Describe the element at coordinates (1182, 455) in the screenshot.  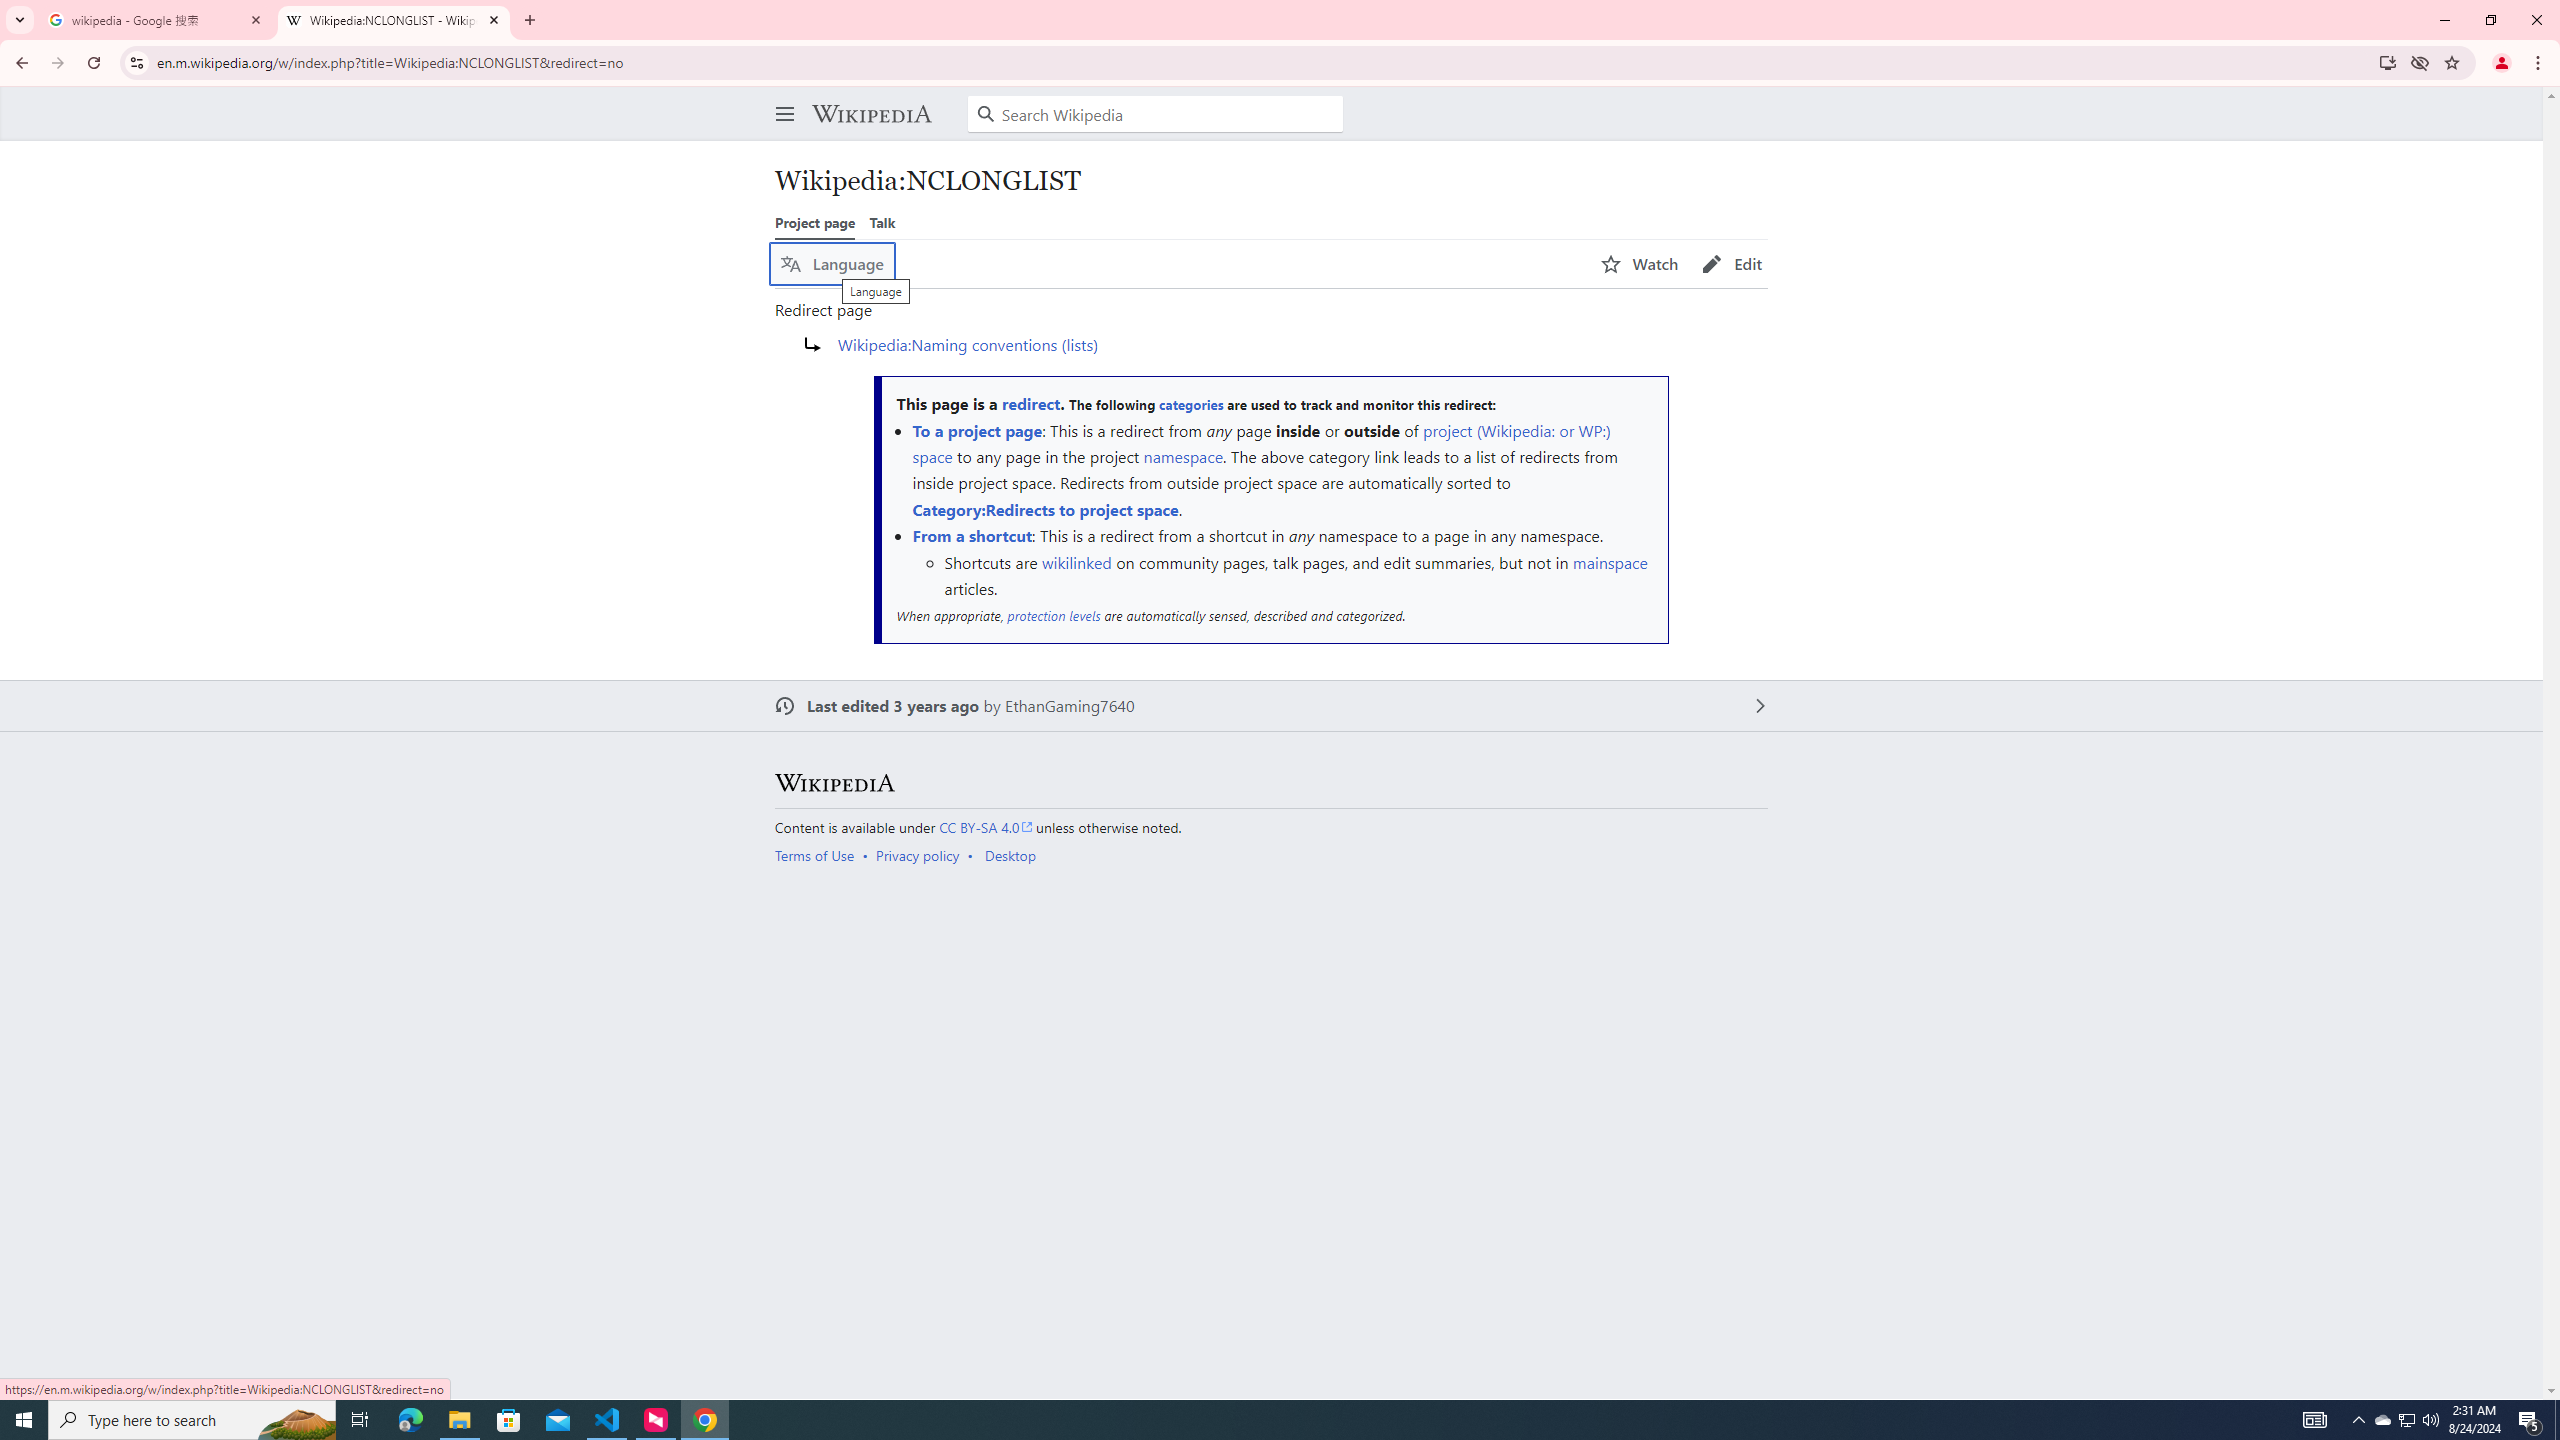
I see `'namespace'` at that location.